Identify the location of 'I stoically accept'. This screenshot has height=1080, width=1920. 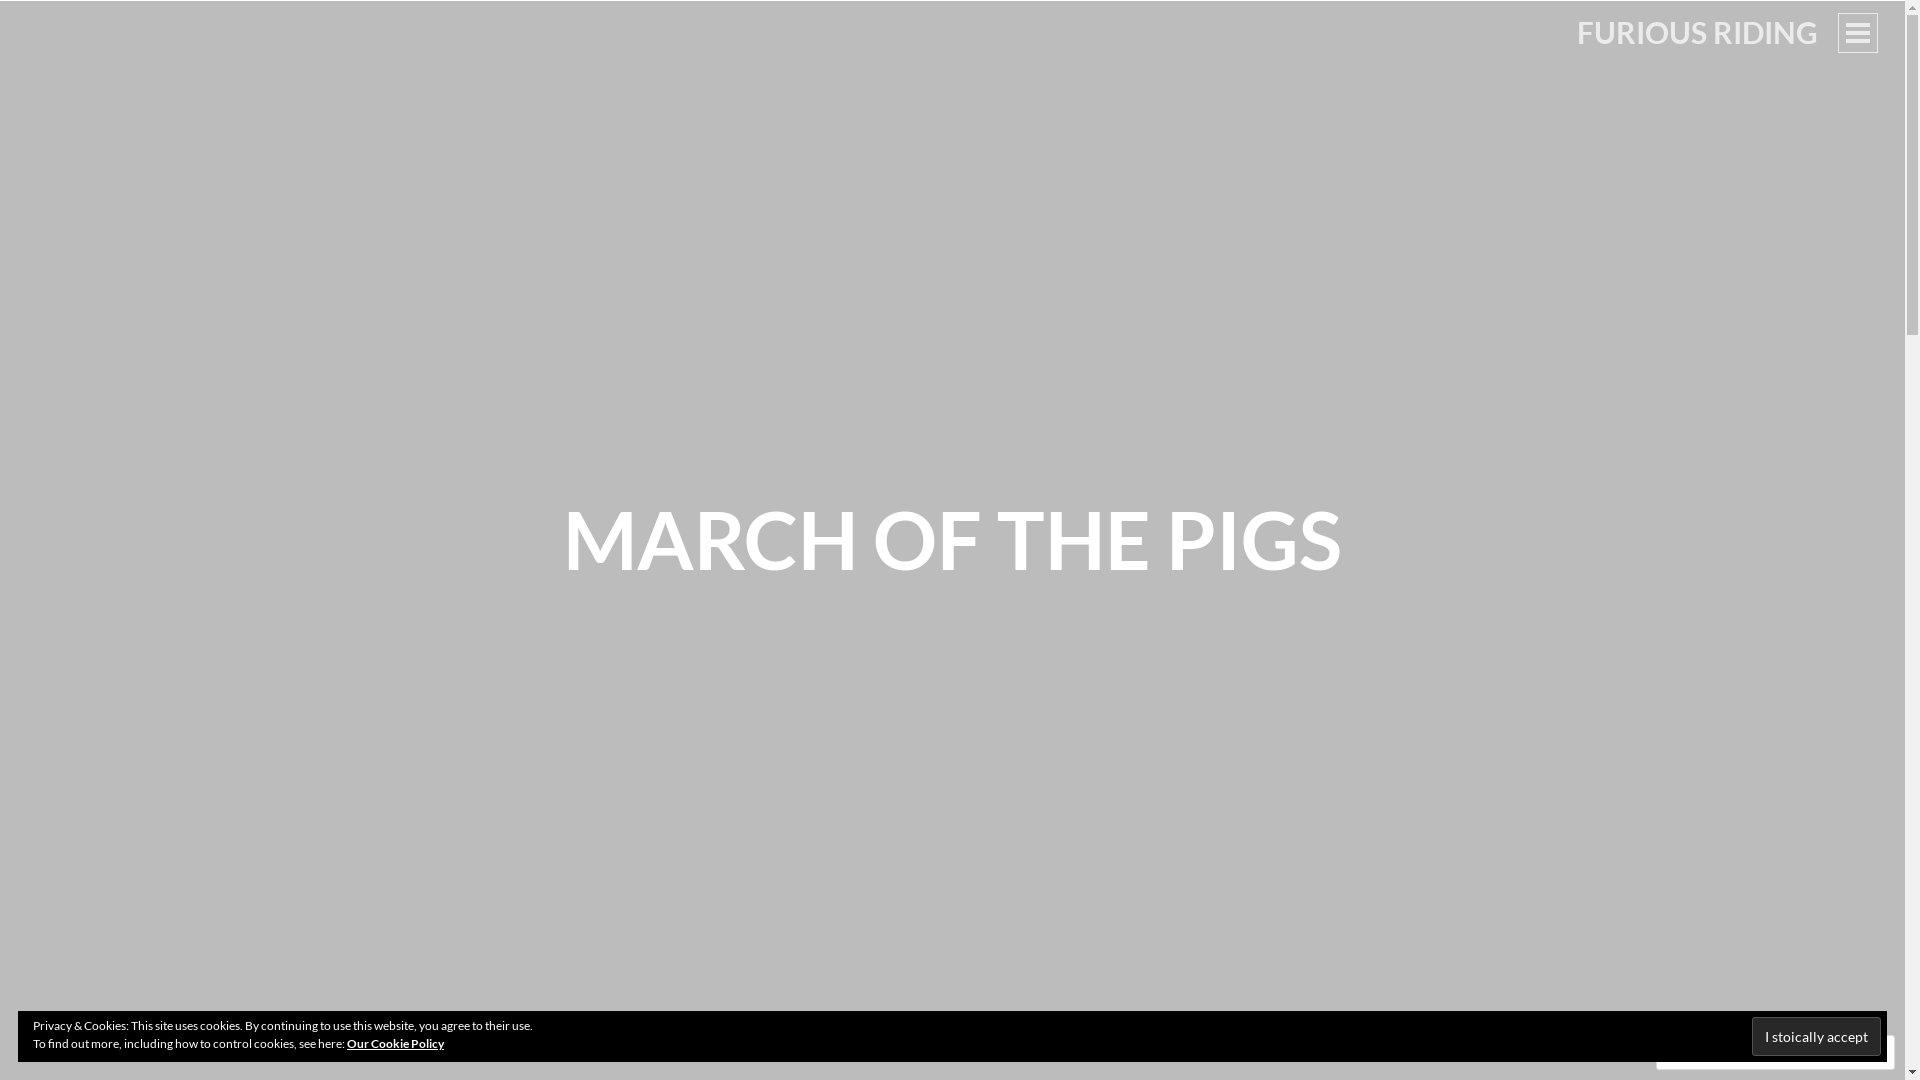
(1816, 1035).